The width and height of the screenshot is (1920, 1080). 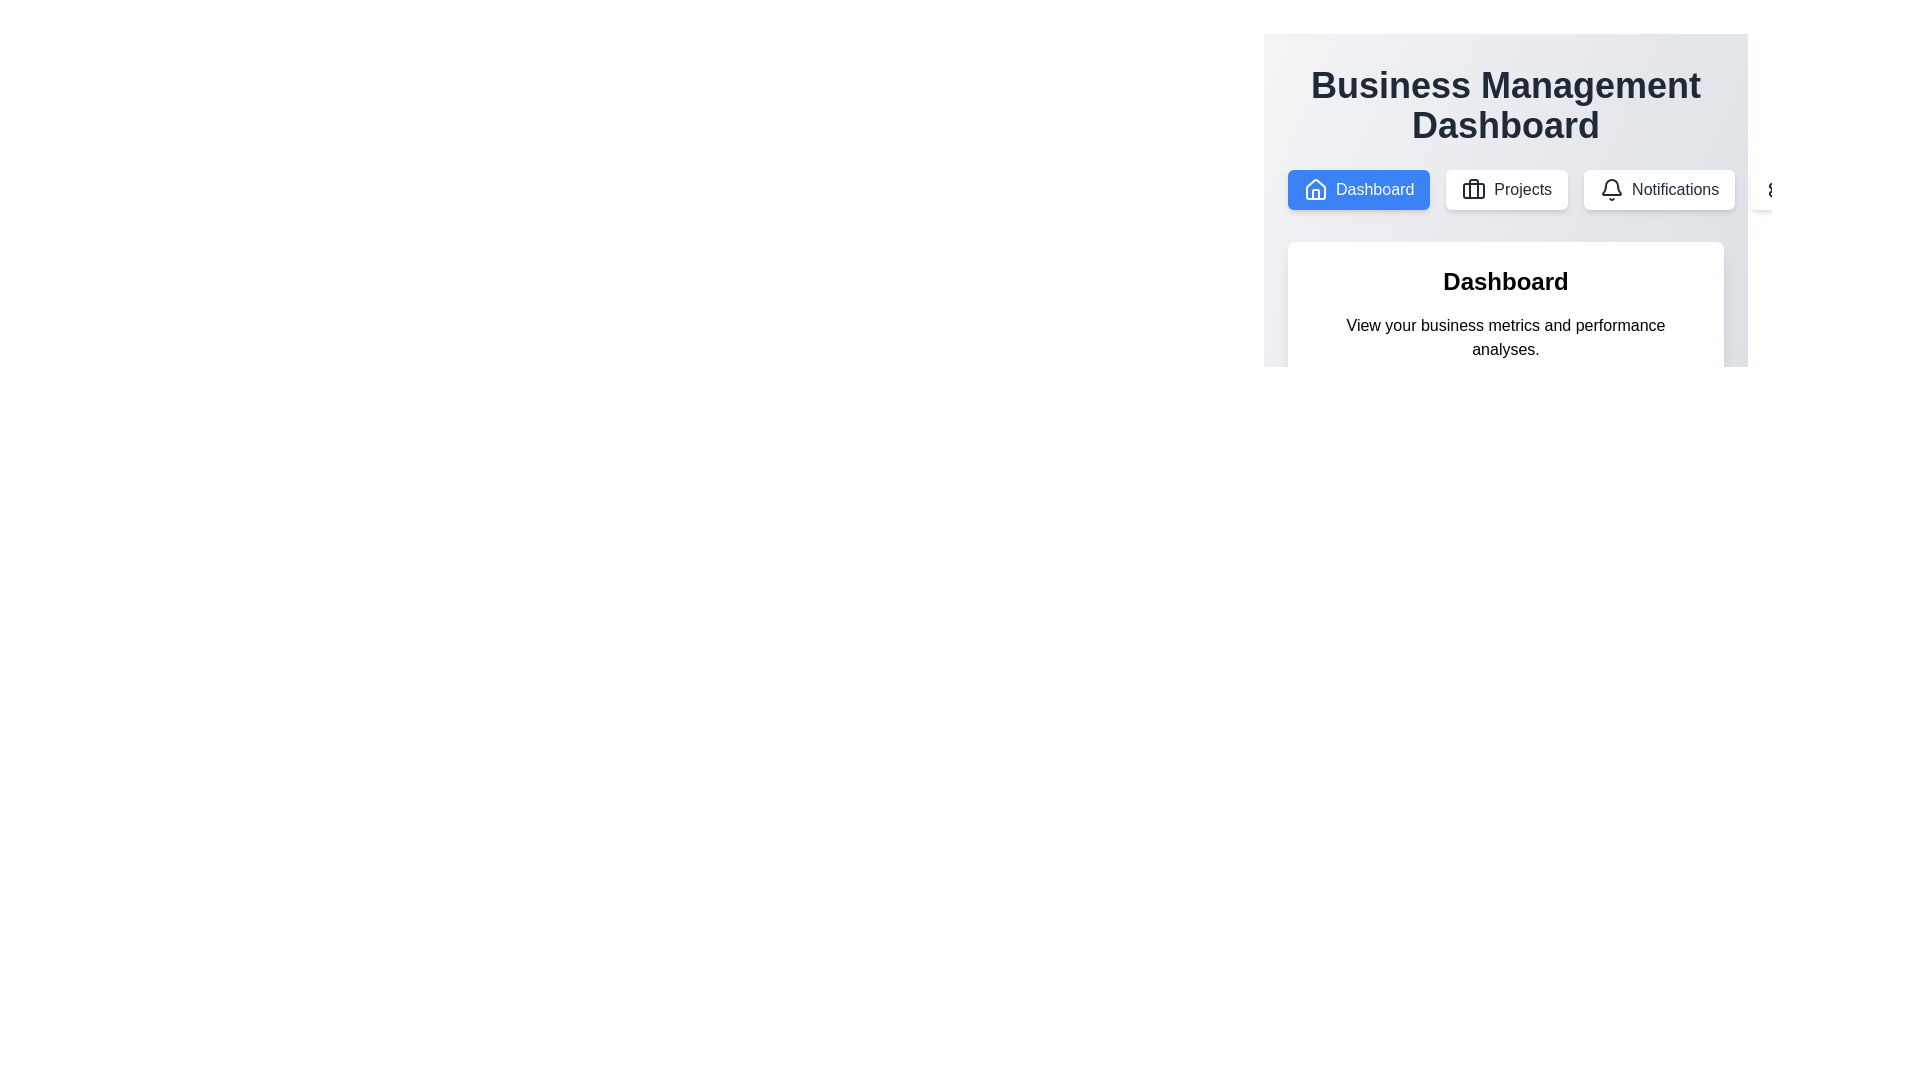 What do you see at coordinates (1507, 189) in the screenshot?
I see `the 'Projects' navigation button` at bounding box center [1507, 189].